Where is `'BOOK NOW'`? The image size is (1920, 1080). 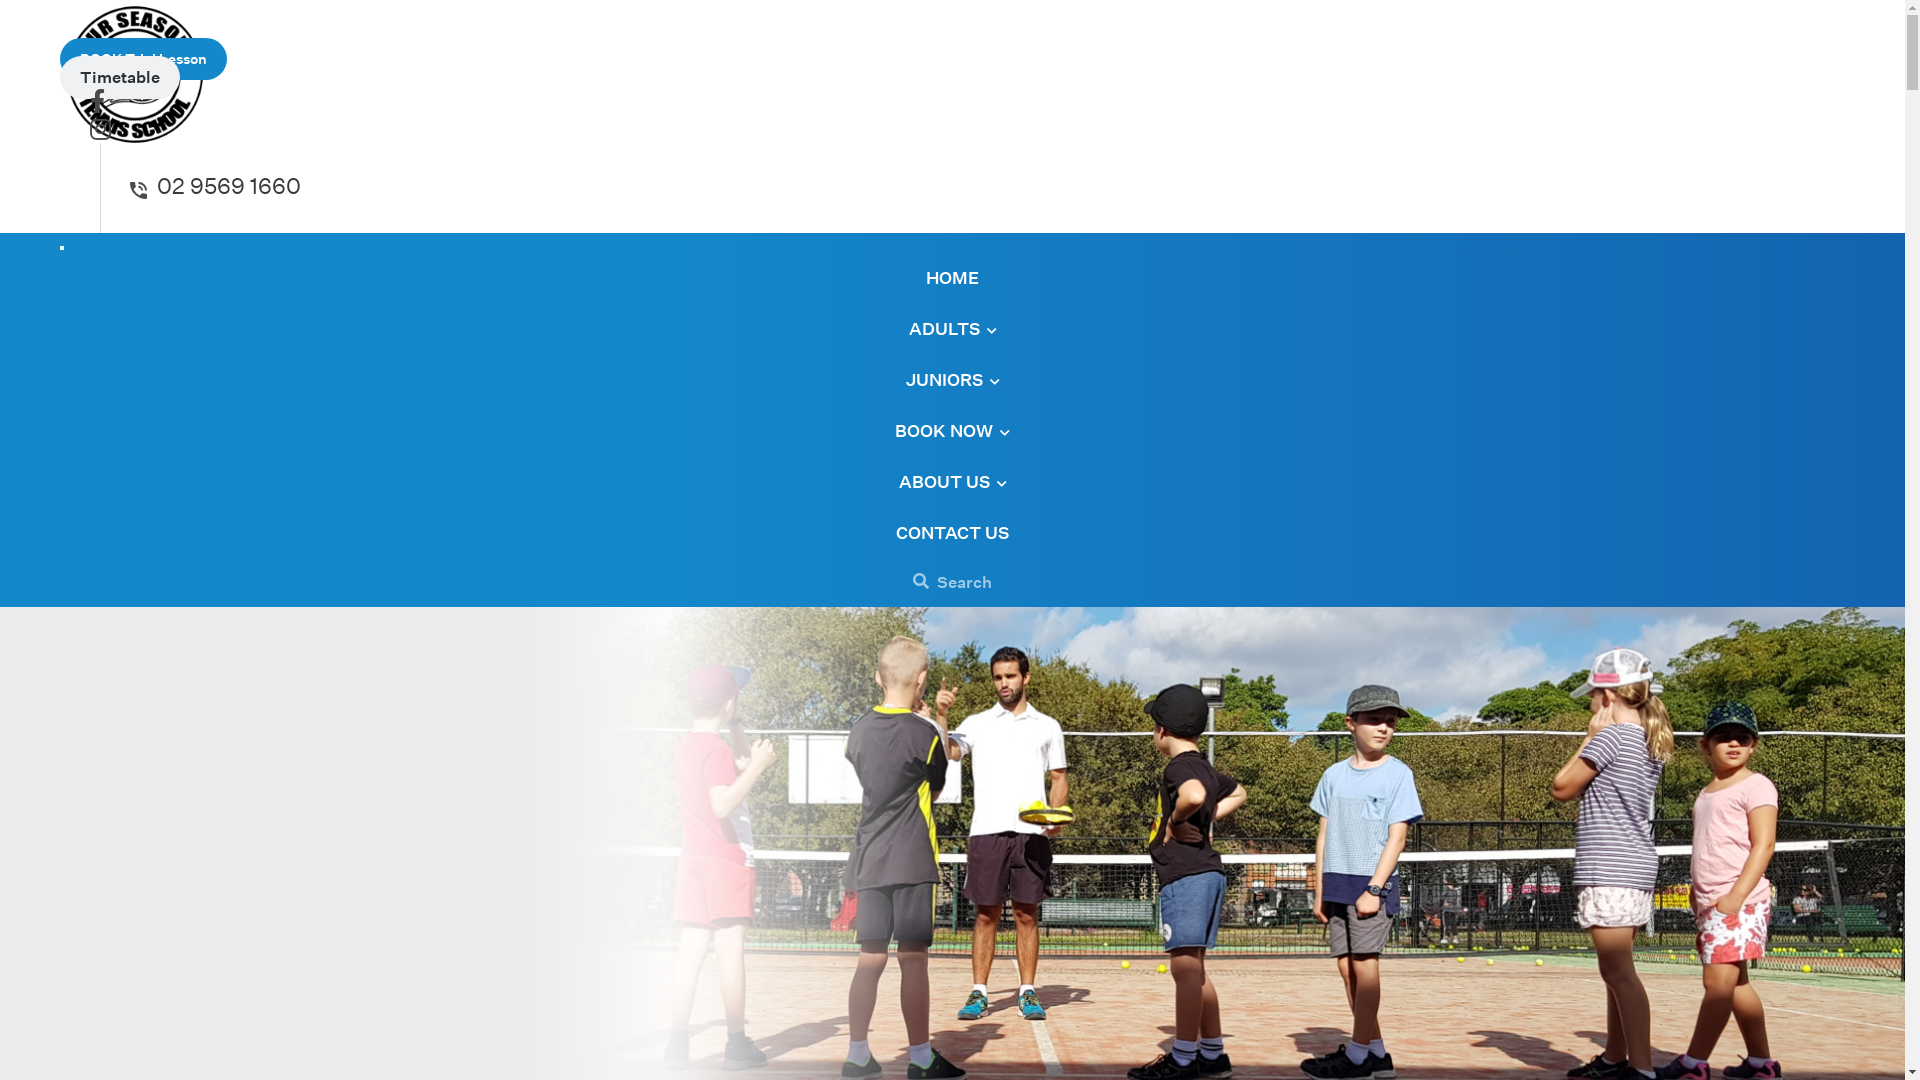 'BOOK NOW' is located at coordinates (951, 429).